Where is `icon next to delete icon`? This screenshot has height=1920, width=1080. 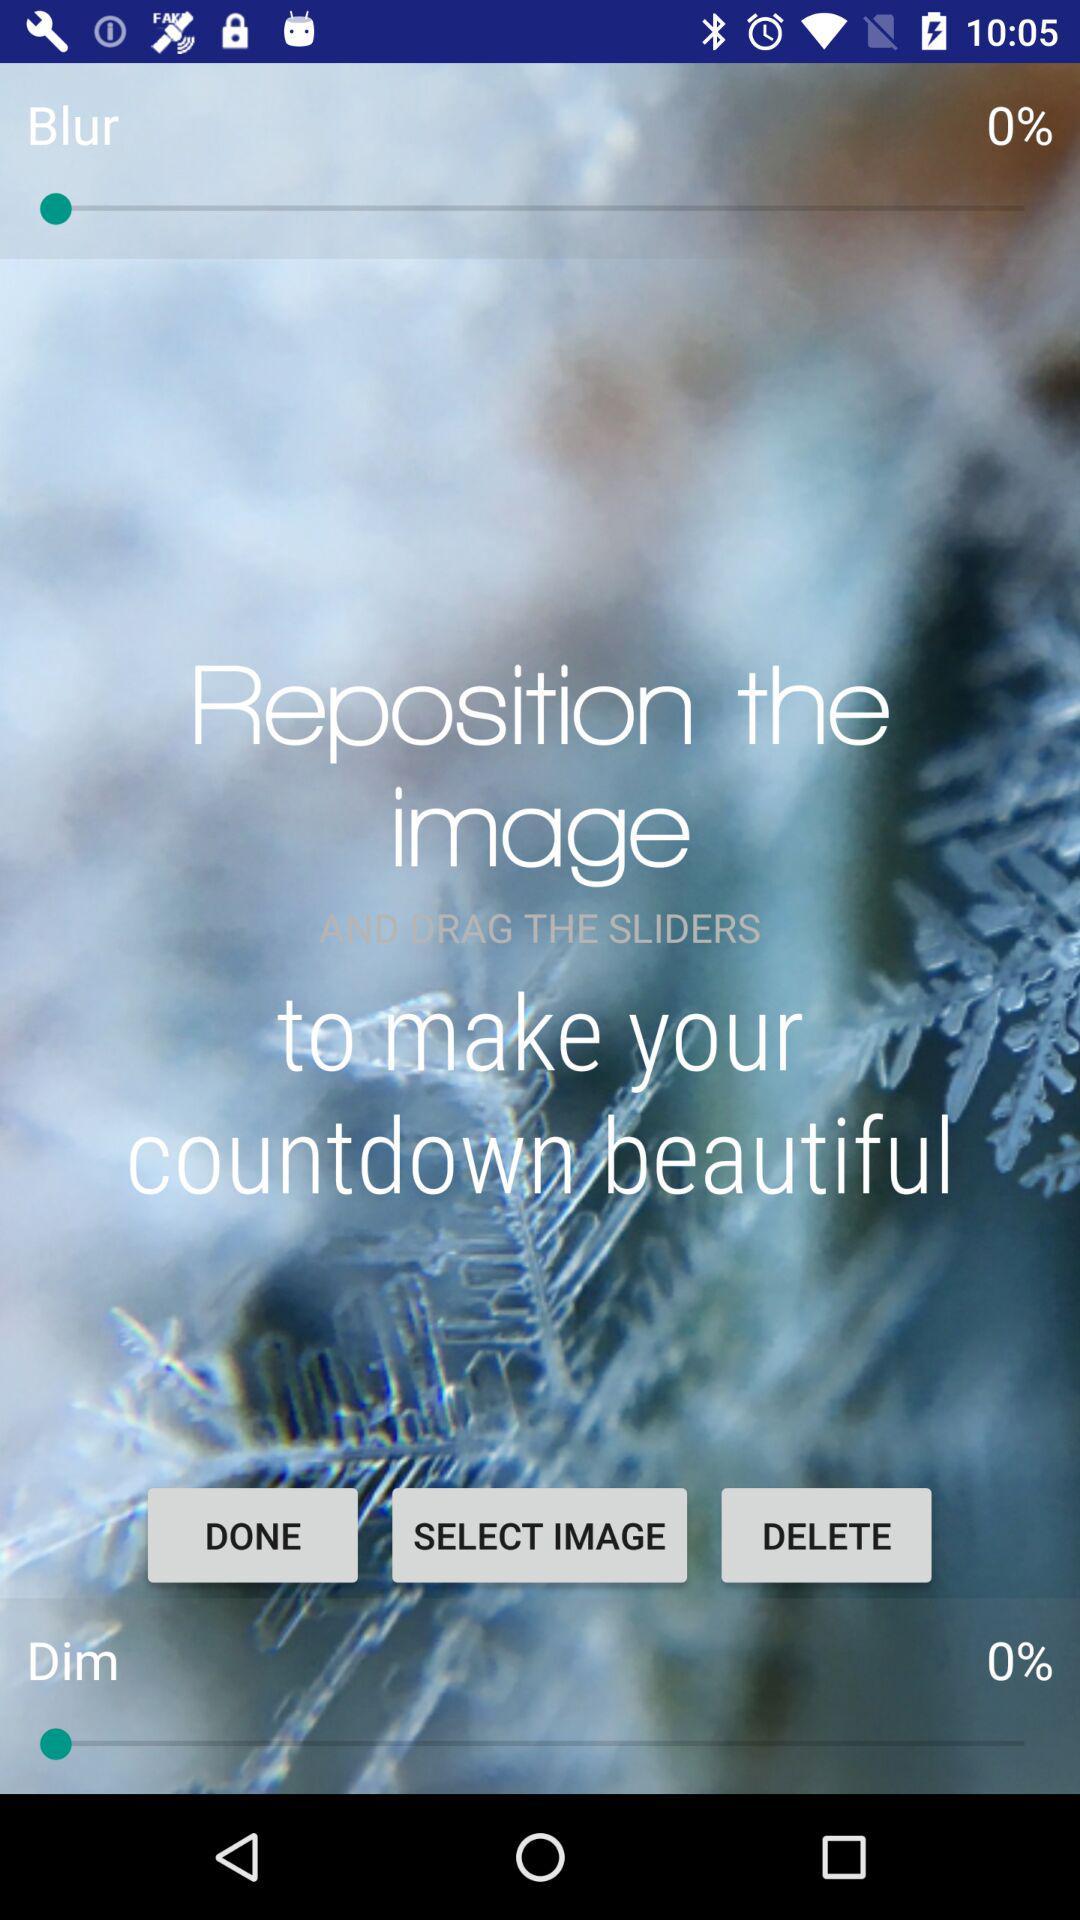 icon next to delete icon is located at coordinates (538, 1534).